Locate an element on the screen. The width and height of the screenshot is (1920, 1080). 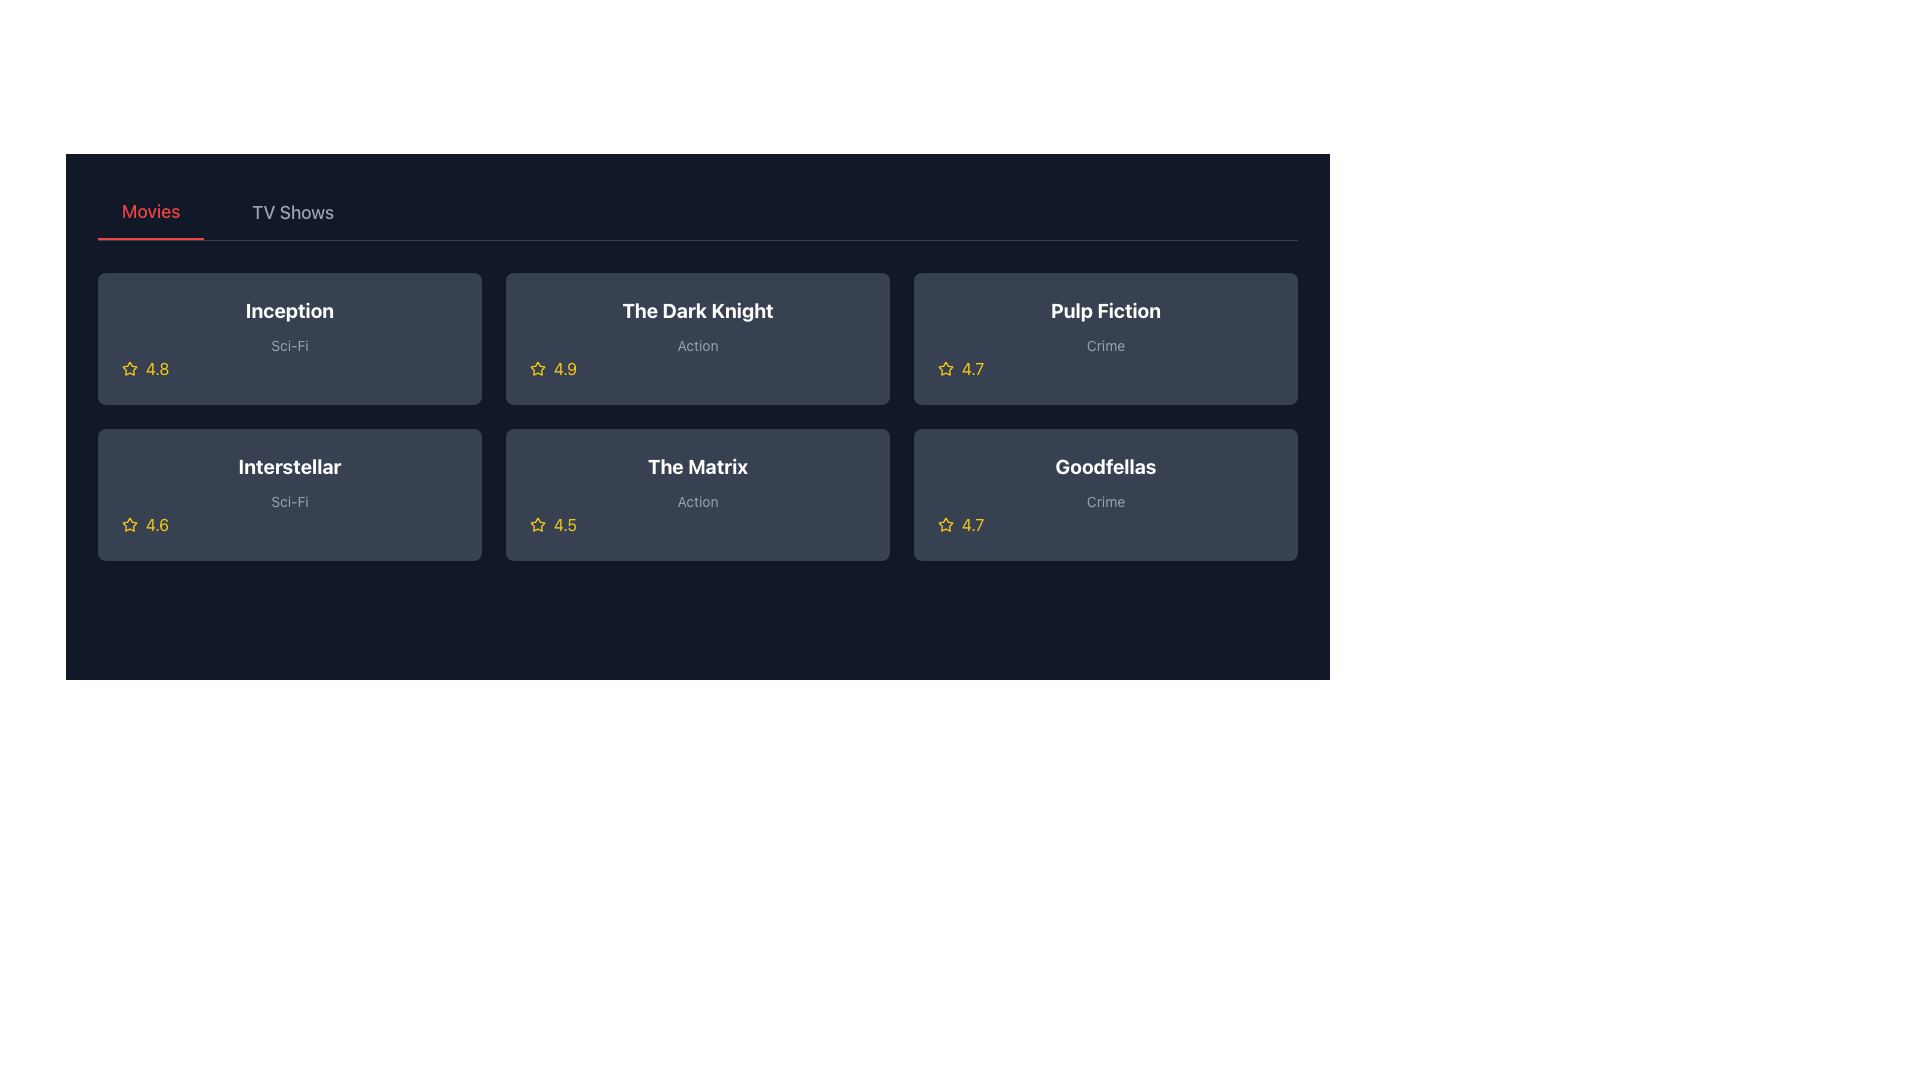
the text block displaying 'Inception' in bold white font and 'Sci-Fi' in smaller gray font, which is located within a dark gray rectangular card in the upper left corner of the grid of cards is located at coordinates (288, 326).